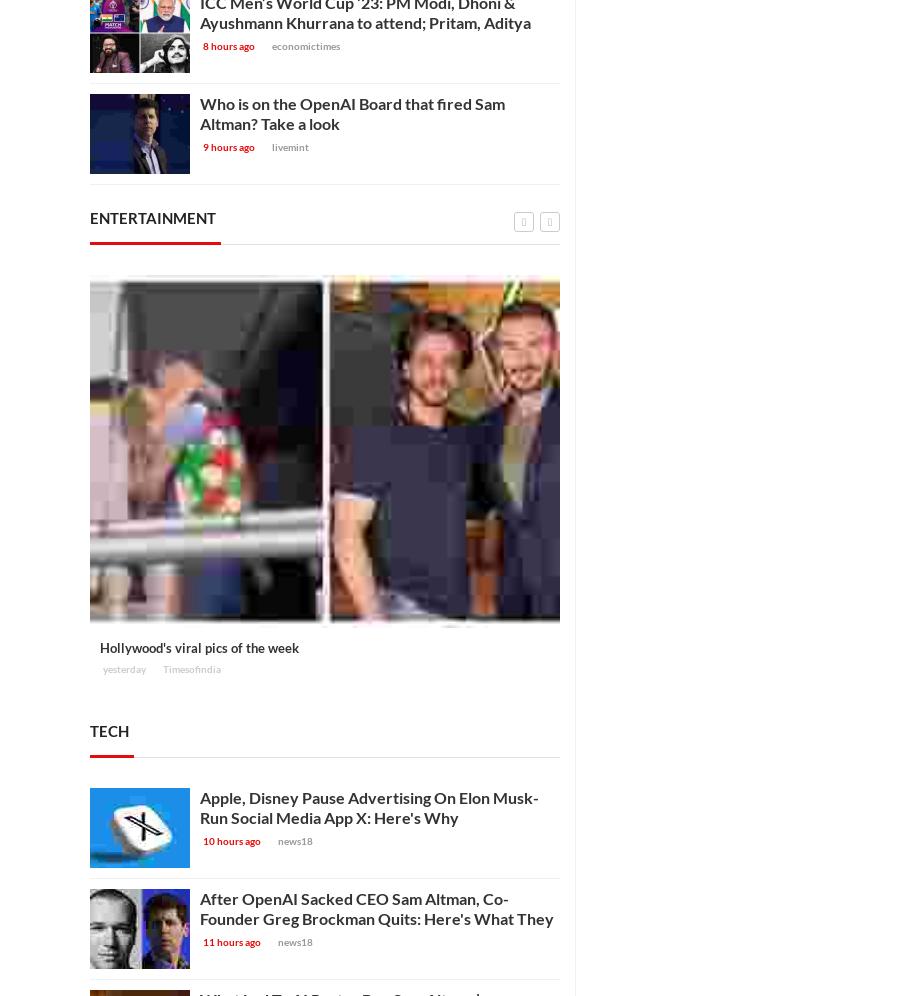 The image size is (900, 996). Describe the element at coordinates (89, 728) in the screenshot. I see `'Tech'` at that location.